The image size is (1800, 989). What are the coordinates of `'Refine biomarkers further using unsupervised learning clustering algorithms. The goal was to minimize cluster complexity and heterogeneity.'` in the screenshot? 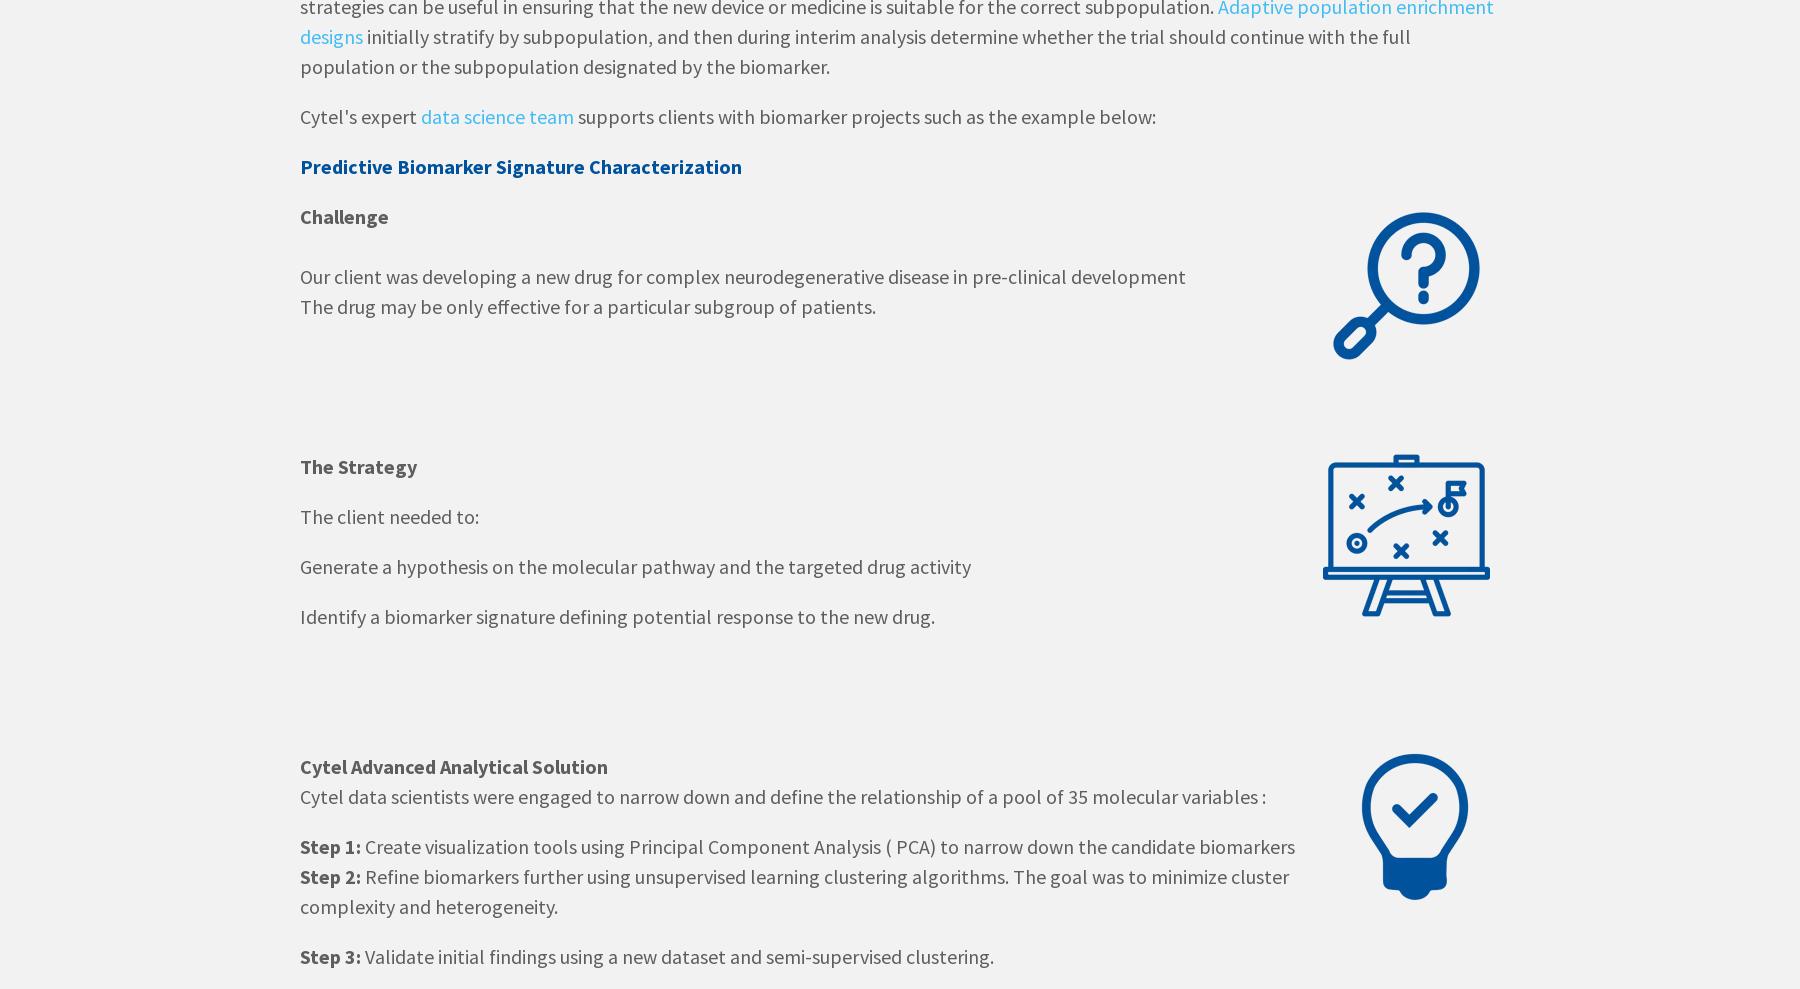 It's located at (794, 890).